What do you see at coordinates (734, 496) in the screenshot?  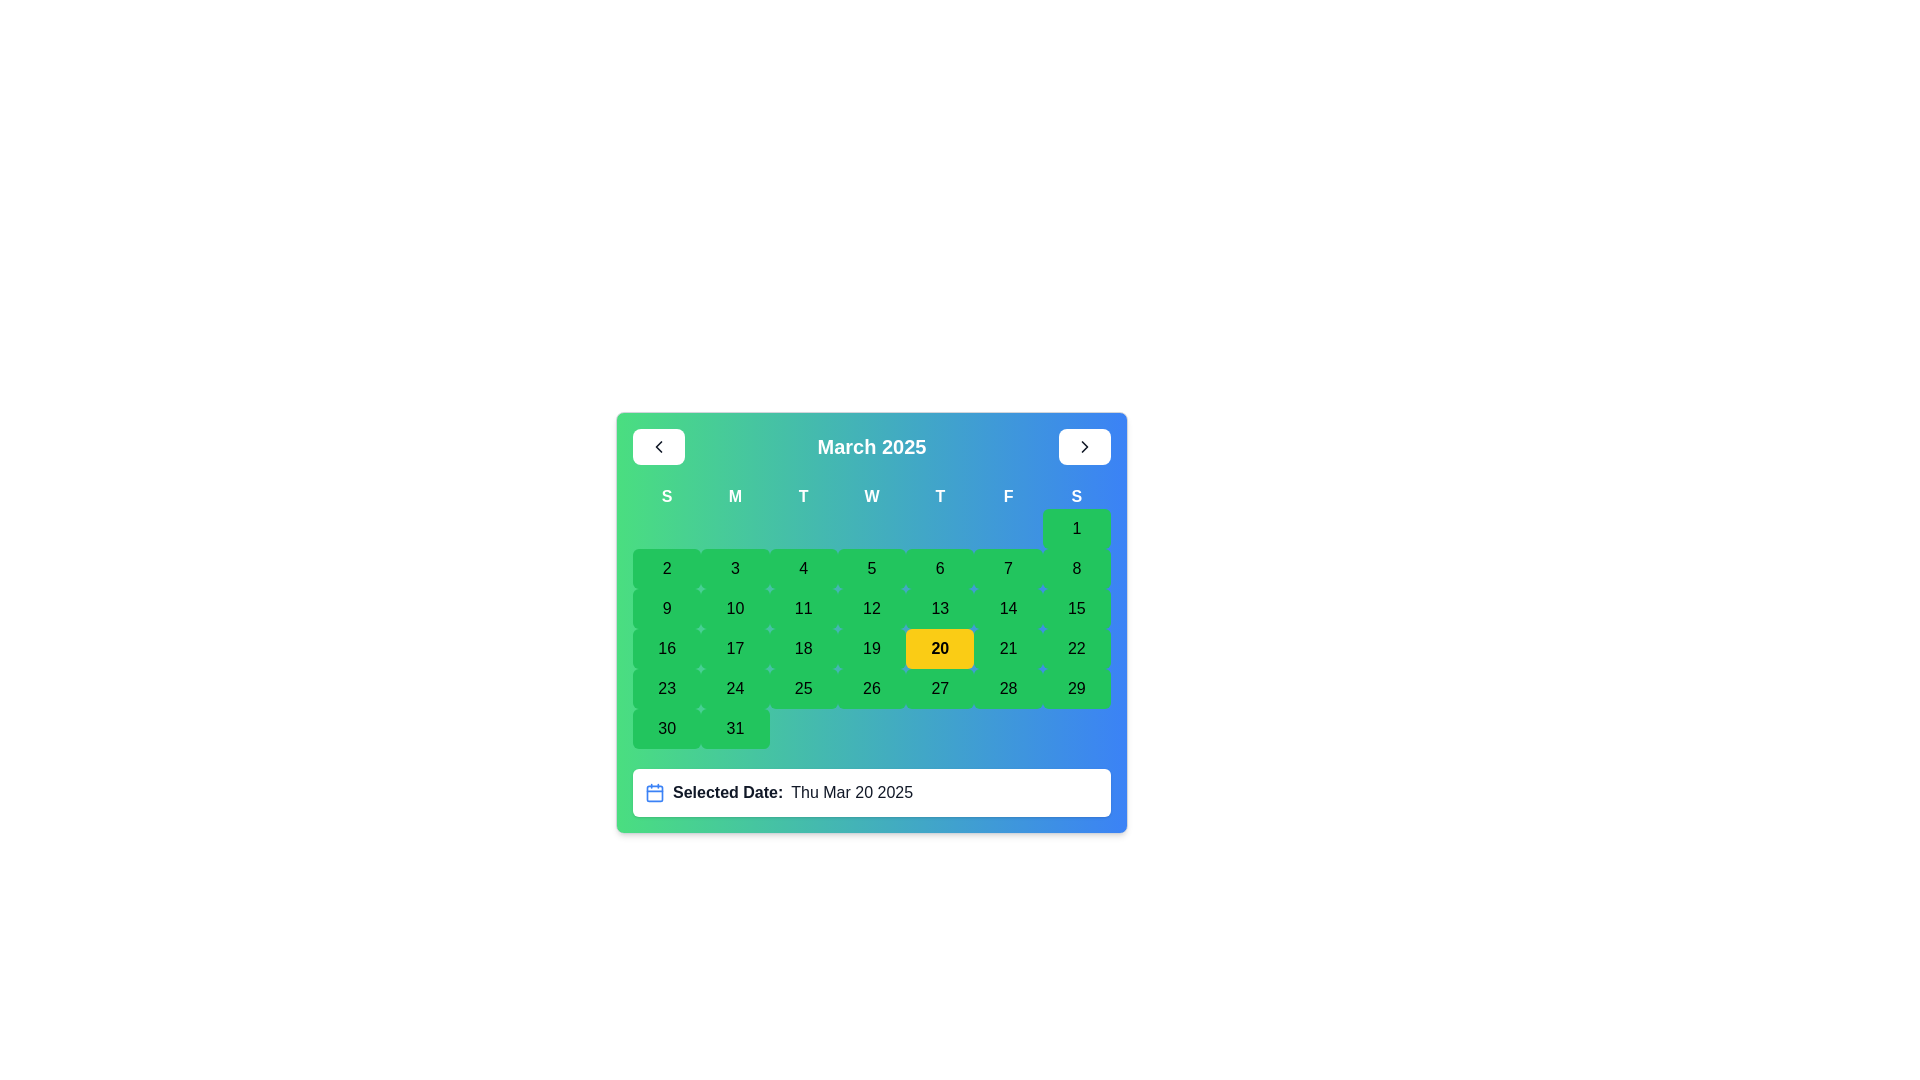 I see `the label displaying the letter 'M' which is part of the sequence indicating weekdays, located in a green box at the top section of the interface` at bounding box center [734, 496].